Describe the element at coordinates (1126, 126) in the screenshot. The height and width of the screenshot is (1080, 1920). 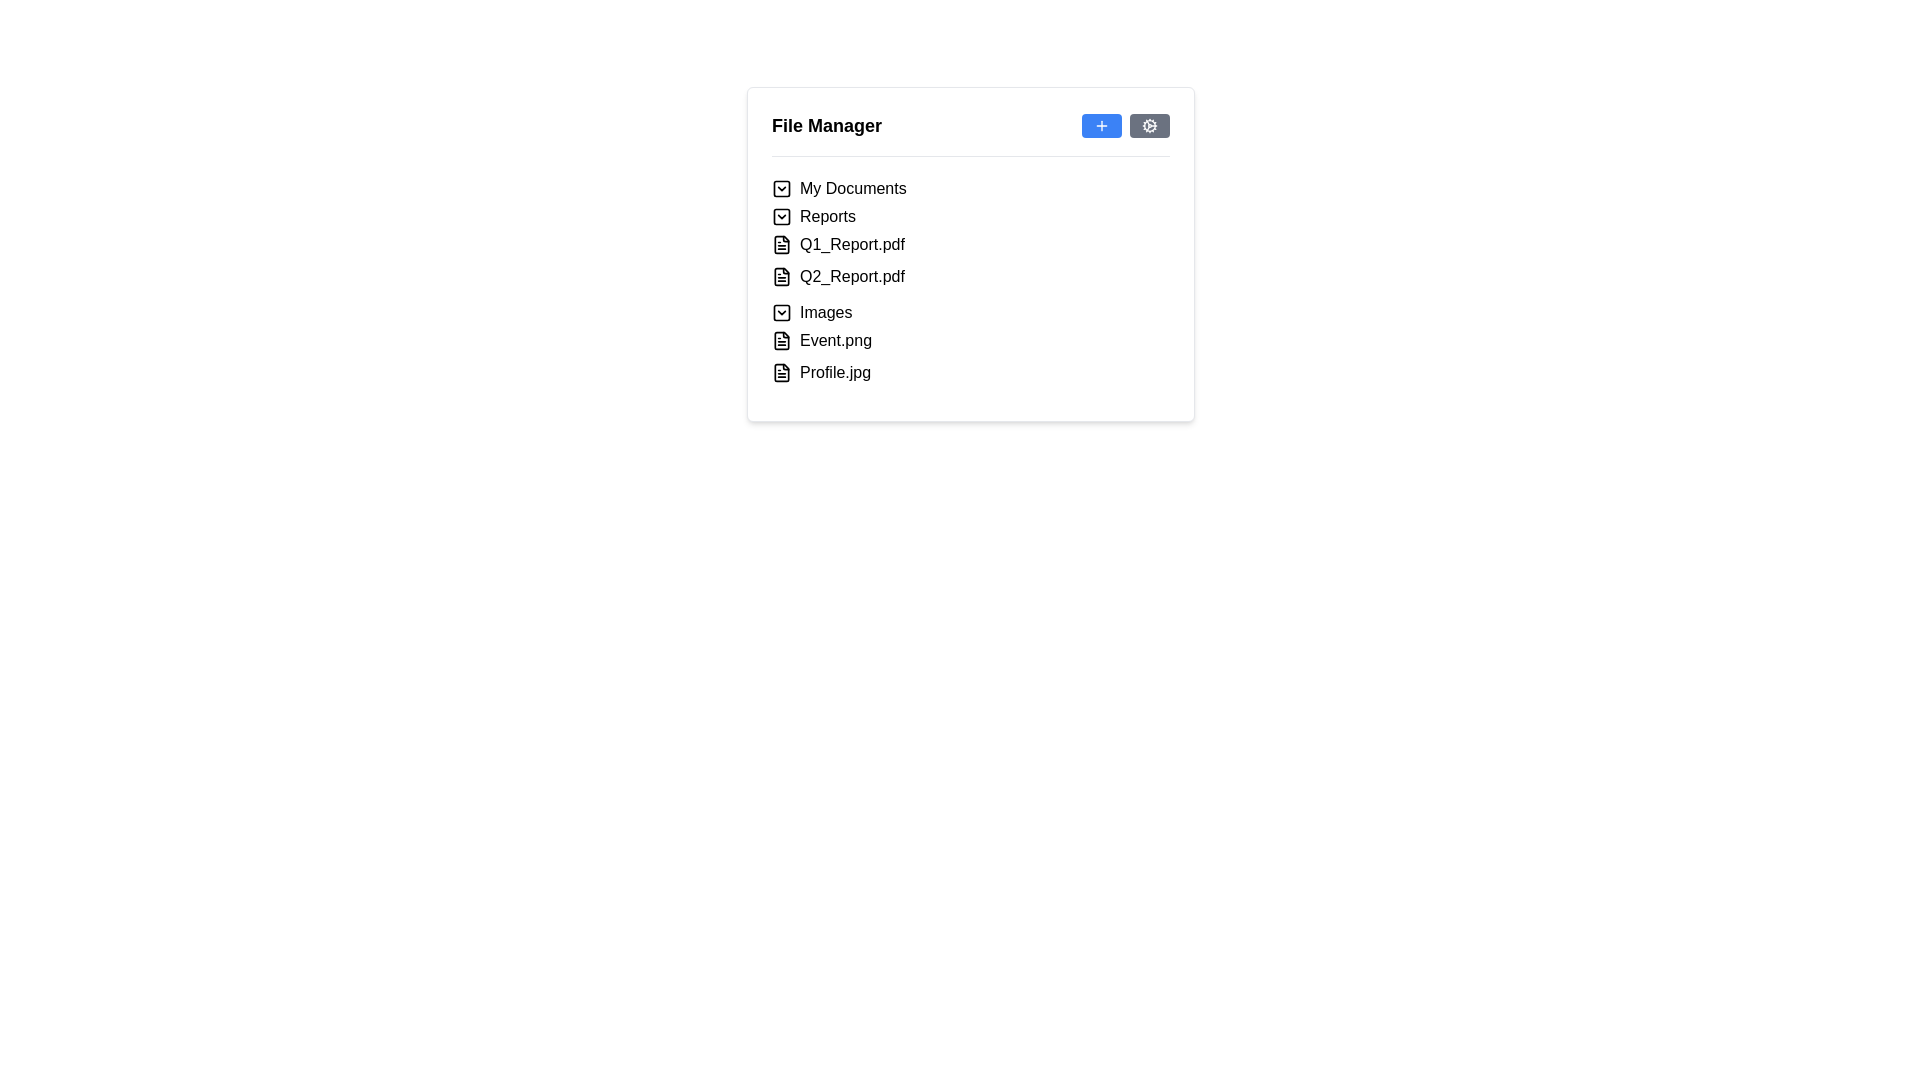
I see `the composite button element located at the upper-right corner of the 'File Manager' section` at that location.